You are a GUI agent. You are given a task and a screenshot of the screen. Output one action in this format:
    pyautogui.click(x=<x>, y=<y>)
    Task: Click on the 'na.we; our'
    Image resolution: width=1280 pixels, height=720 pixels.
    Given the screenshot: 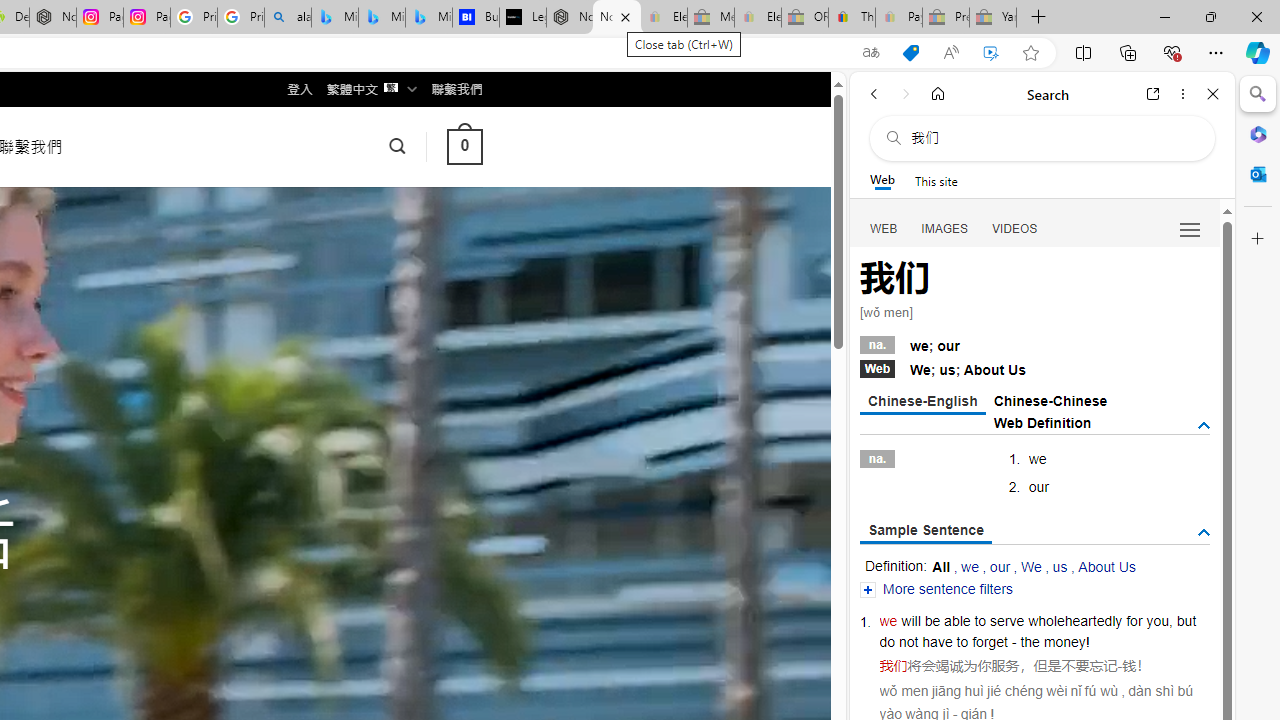 What is the action you would take?
    pyautogui.click(x=1034, y=342)
    